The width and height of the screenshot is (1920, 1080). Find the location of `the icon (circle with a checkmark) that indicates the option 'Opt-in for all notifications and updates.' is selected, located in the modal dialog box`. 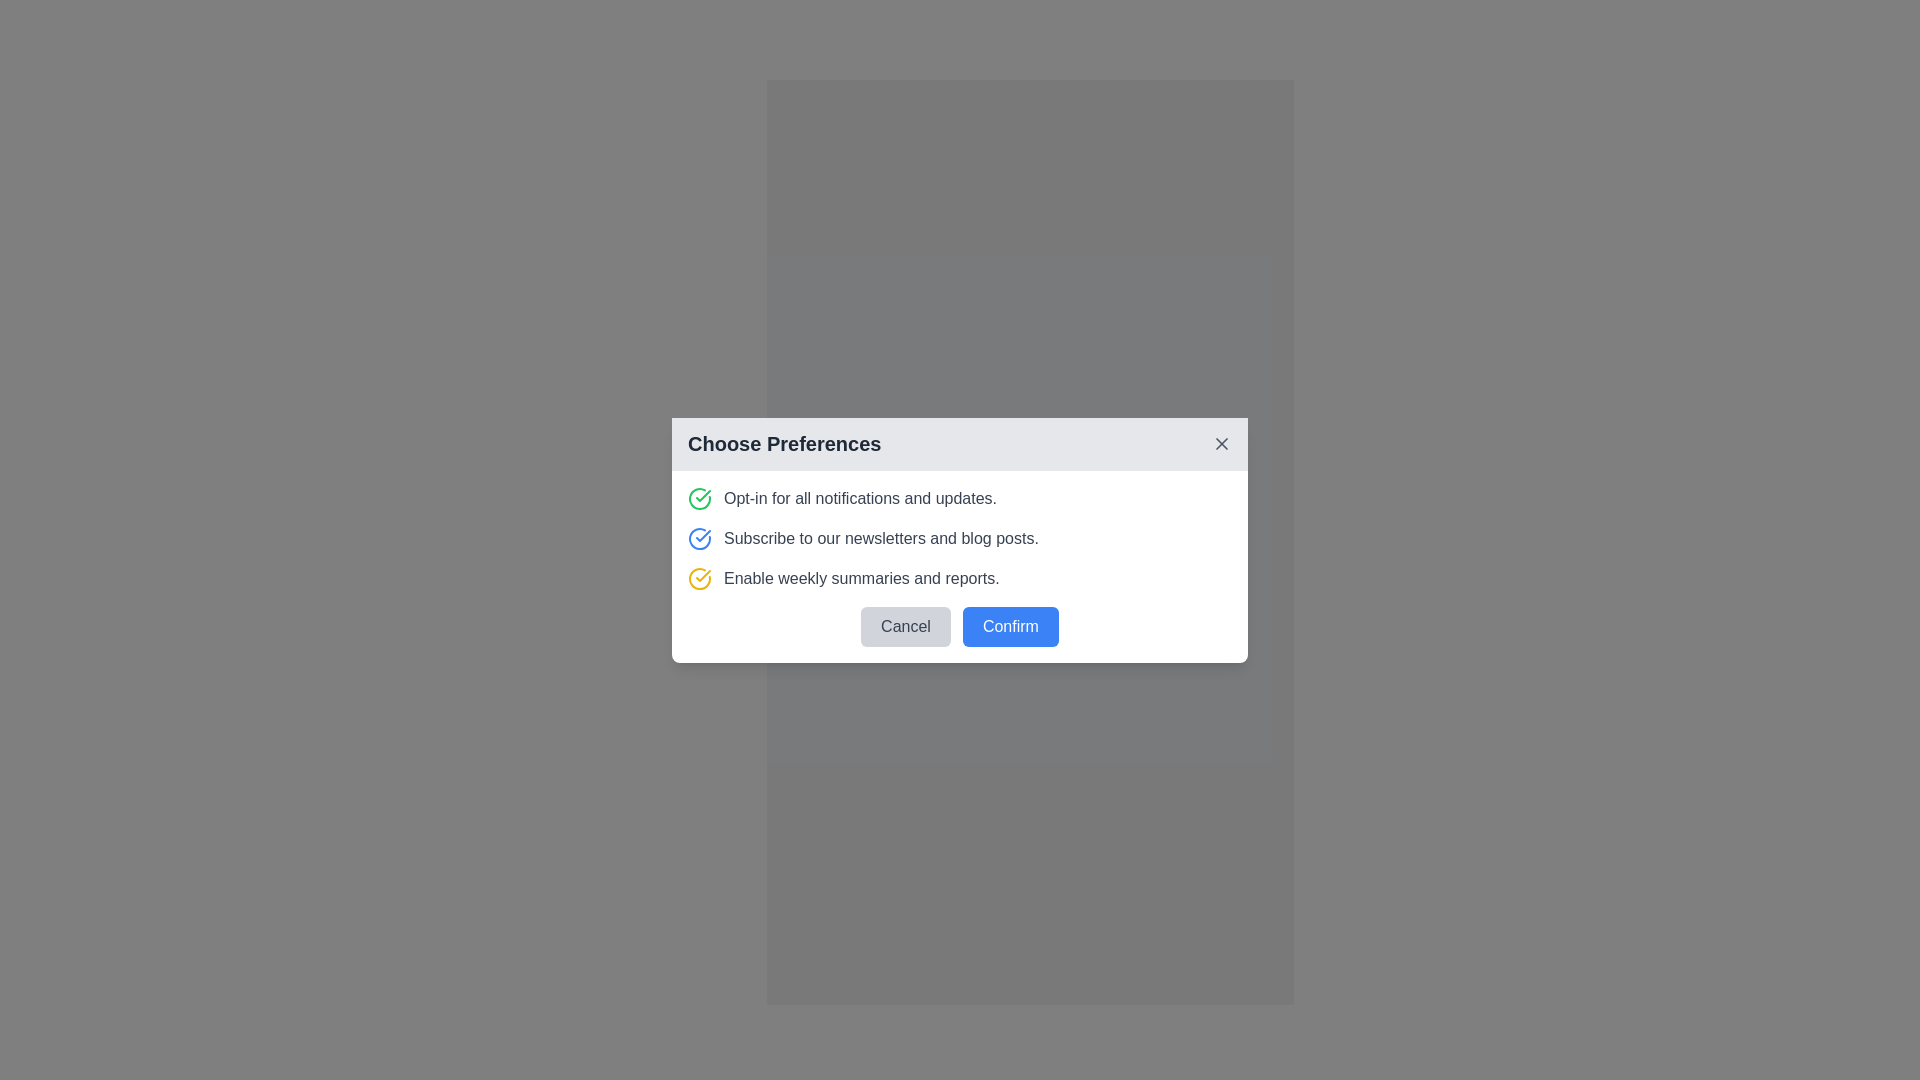

the icon (circle with a checkmark) that indicates the option 'Opt-in for all notifications and updates.' is selected, located in the modal dialog box is located at coordinates (700, 496).